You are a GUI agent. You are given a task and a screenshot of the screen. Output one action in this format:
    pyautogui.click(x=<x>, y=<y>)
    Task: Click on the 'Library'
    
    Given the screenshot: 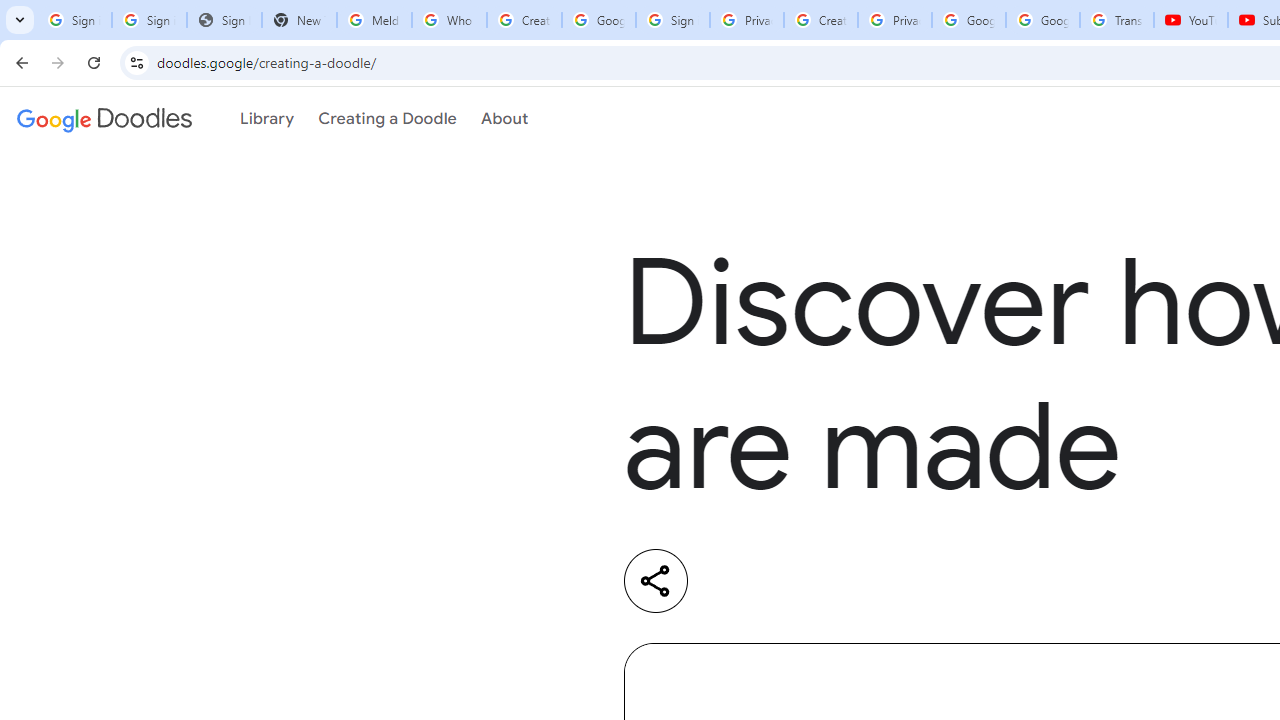 What is the action you would take?
    pyautogui.click(x=266, y=119)
    